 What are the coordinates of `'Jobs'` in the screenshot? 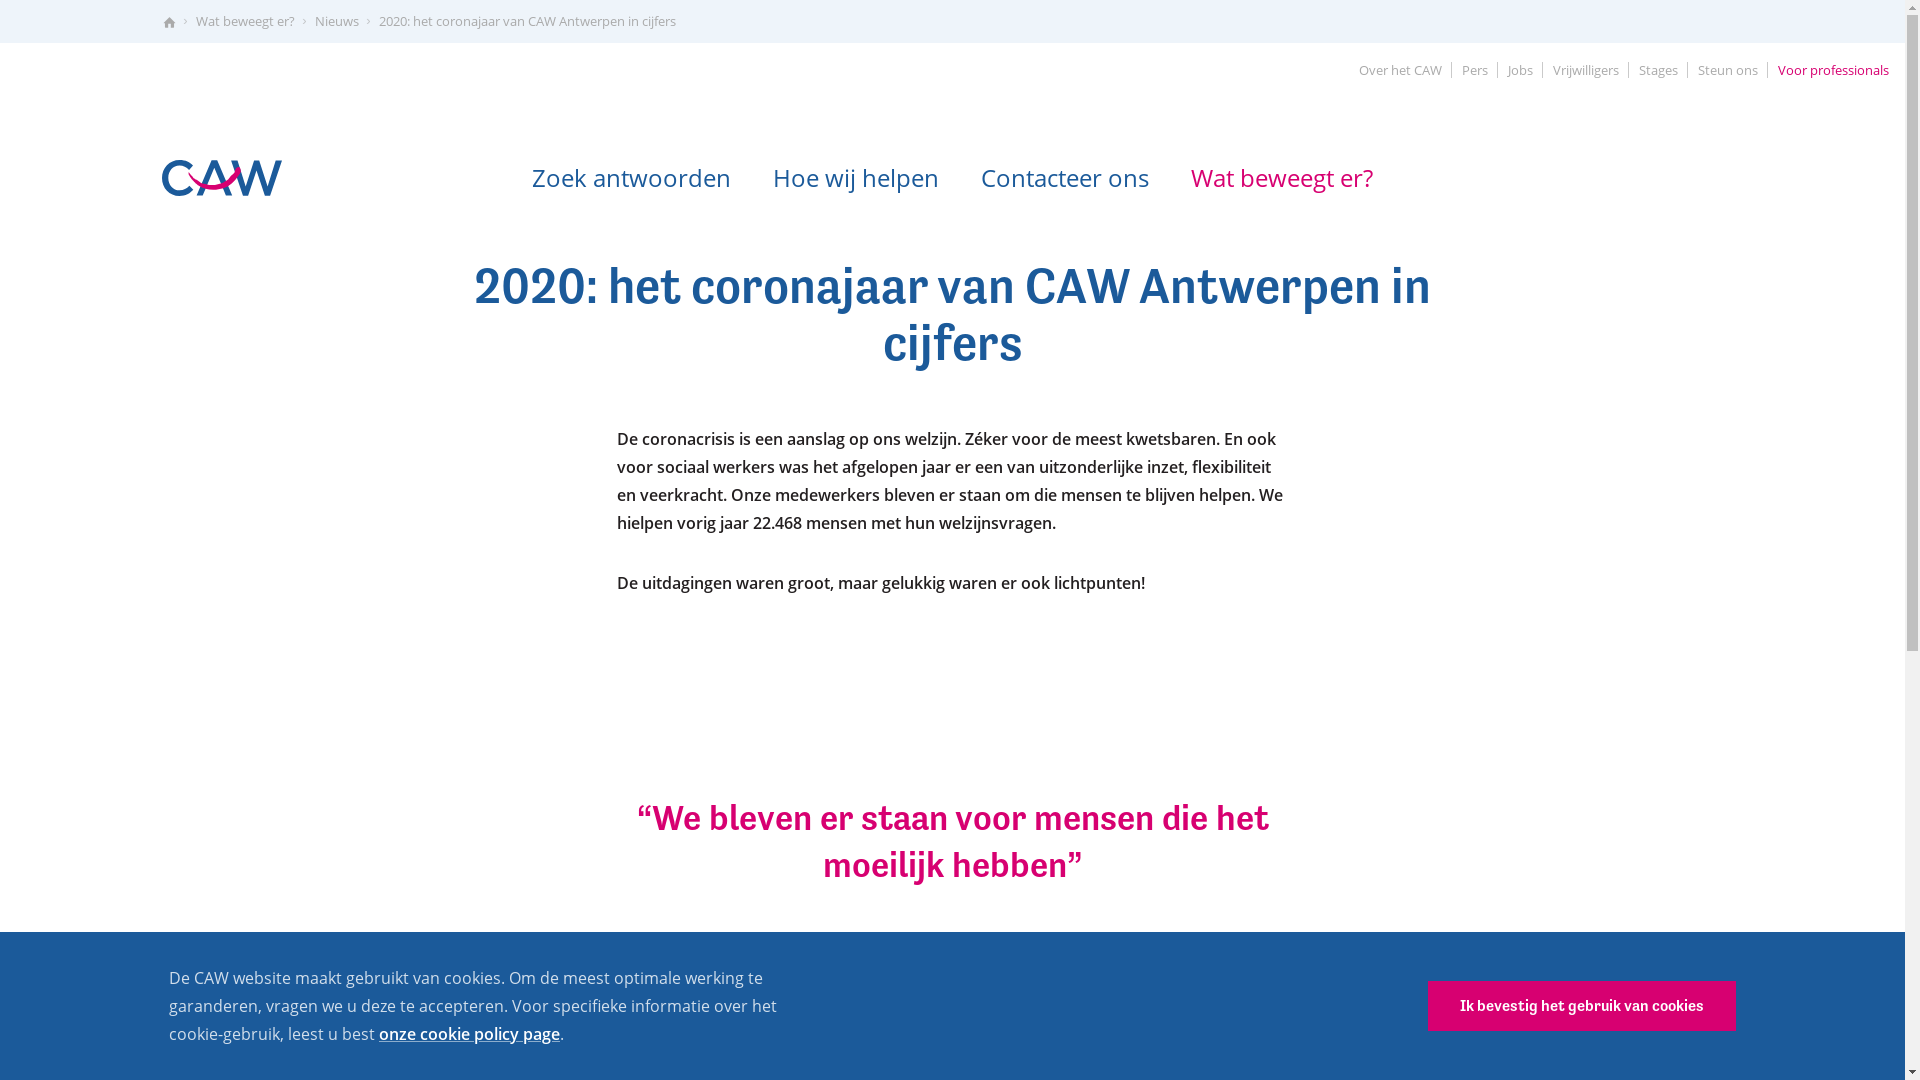 It's located at (1520, 69).